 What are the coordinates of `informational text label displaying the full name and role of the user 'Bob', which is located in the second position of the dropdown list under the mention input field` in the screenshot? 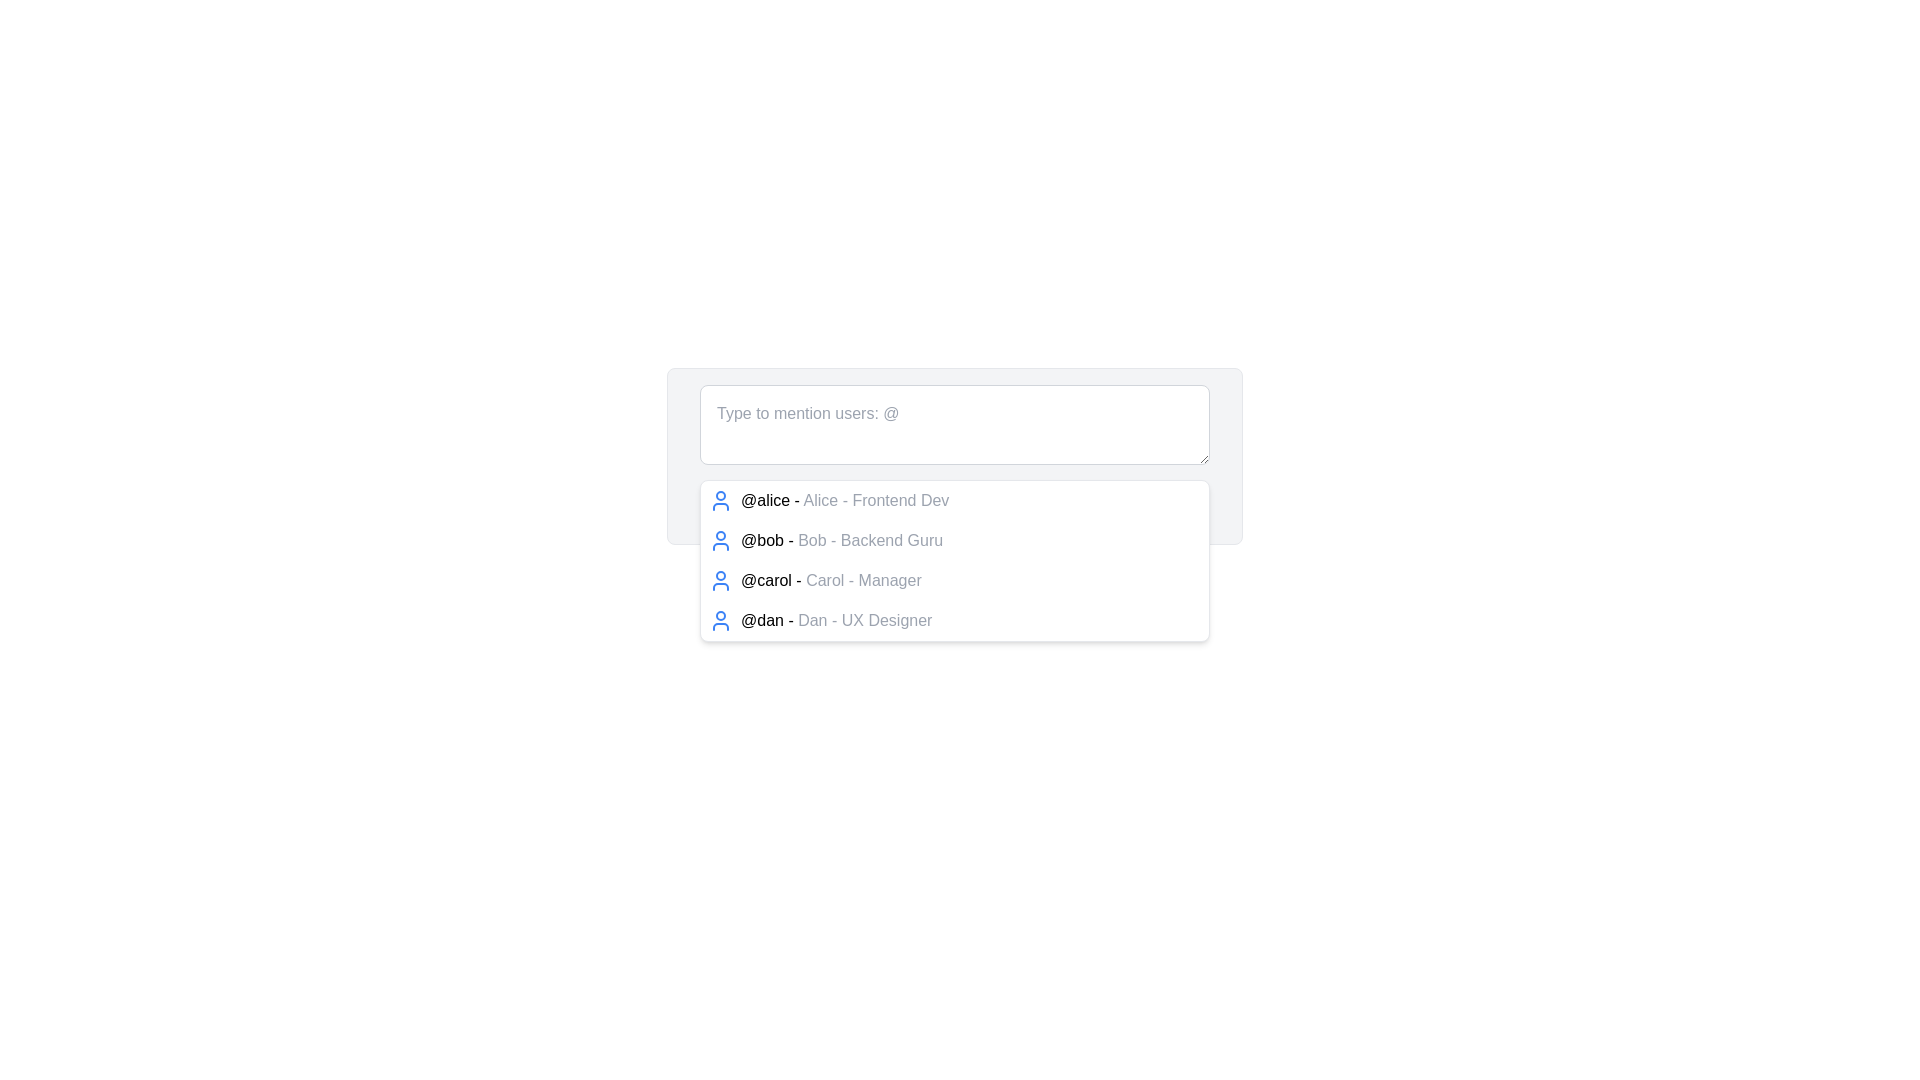 It's located at (870, 540).